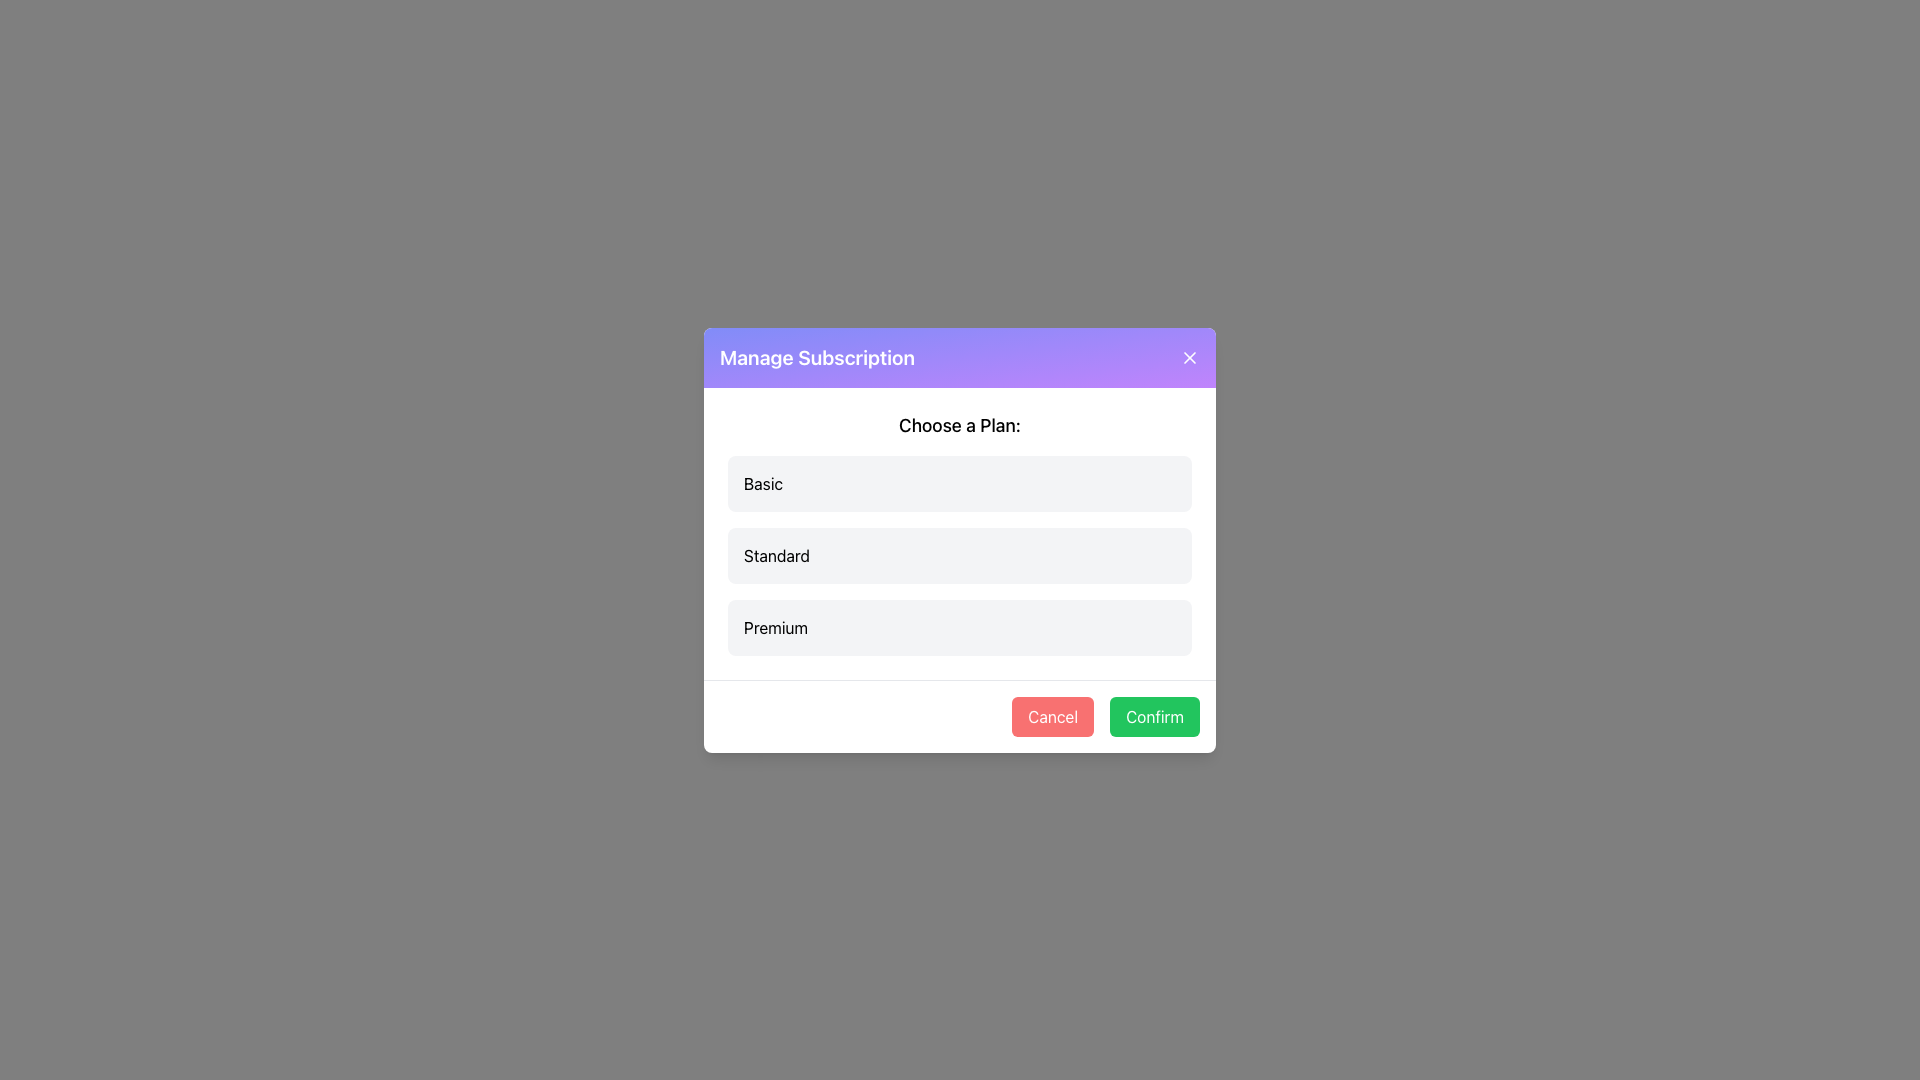 Image resolution: width=1920 pixels, height=1080 pixels. Describe the element at coordinates (1190, 356) in the screenshot. I see `the close icon located at the top-right corner of the modal dialog` at that location.